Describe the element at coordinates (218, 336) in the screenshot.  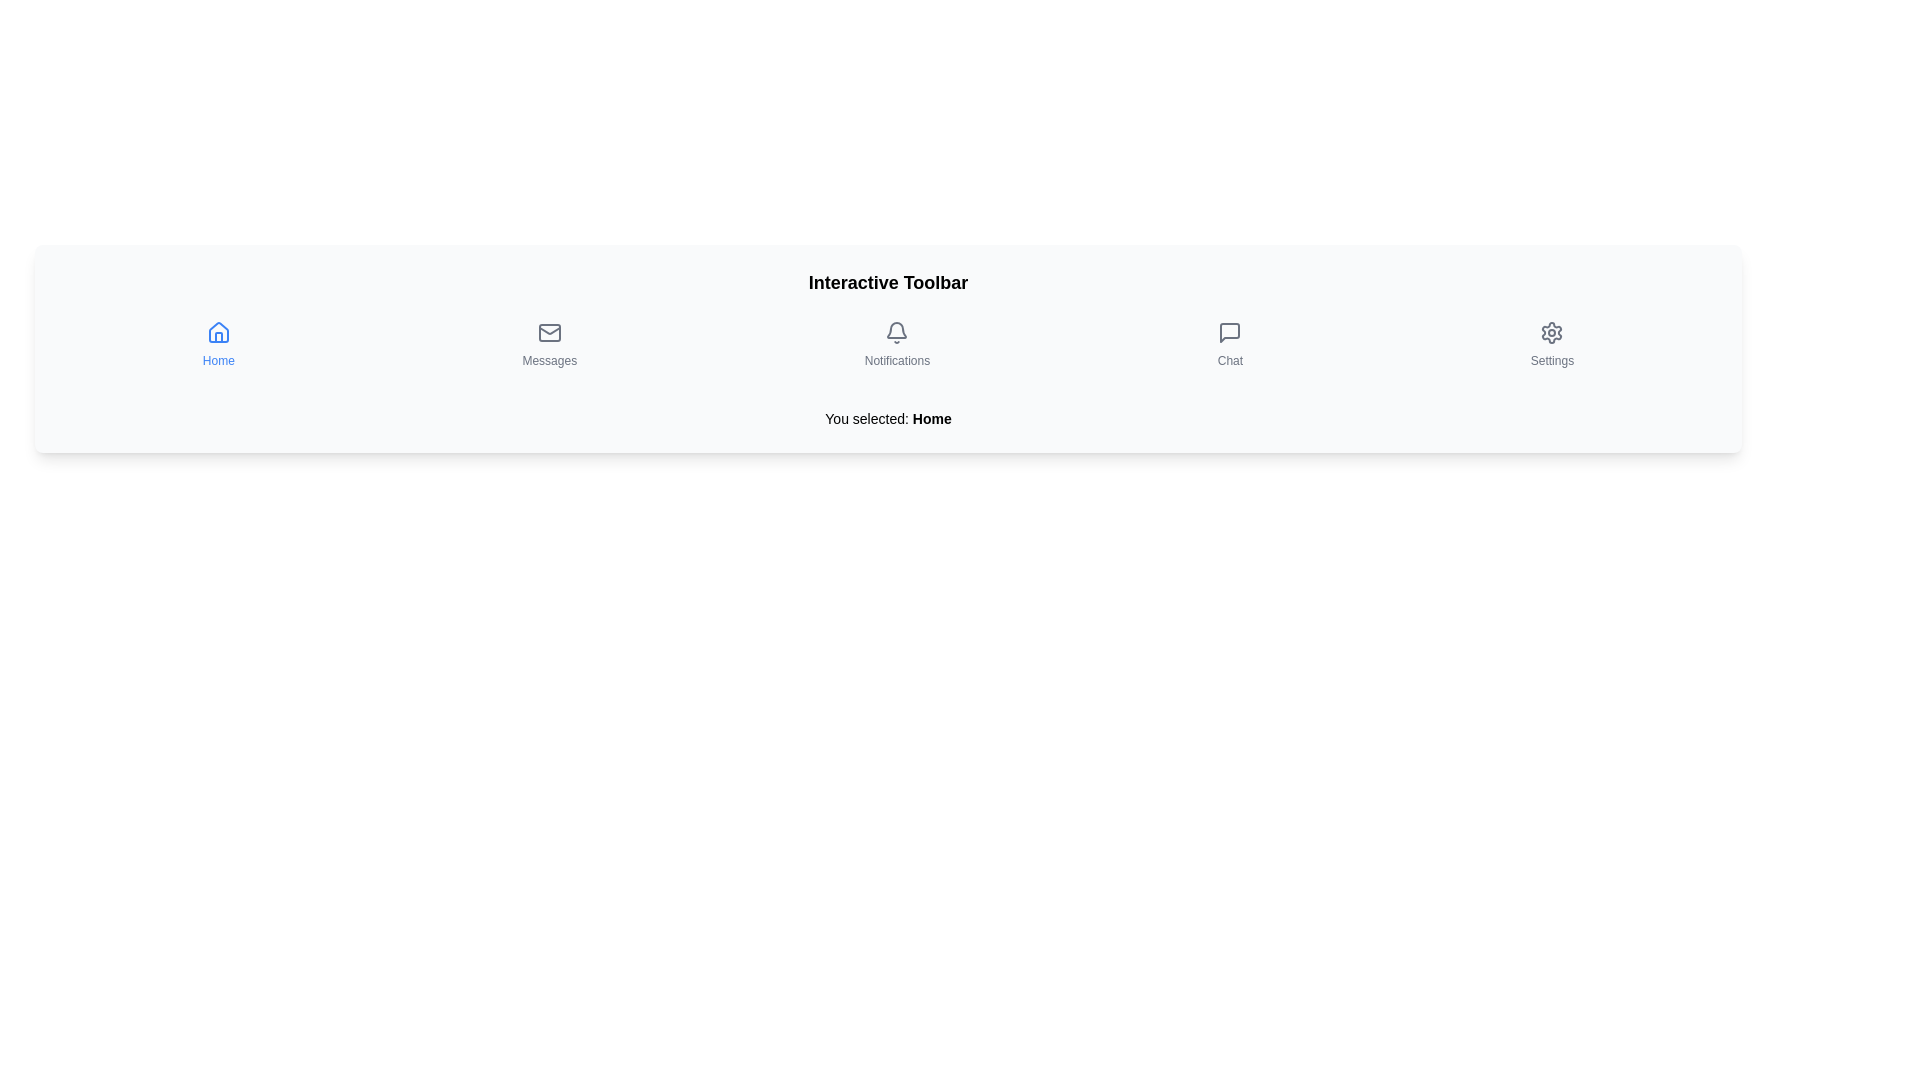
I see `the small rectangle graphical icon located at the bottom center of the house-shaped icon in the toolbar` at that location.